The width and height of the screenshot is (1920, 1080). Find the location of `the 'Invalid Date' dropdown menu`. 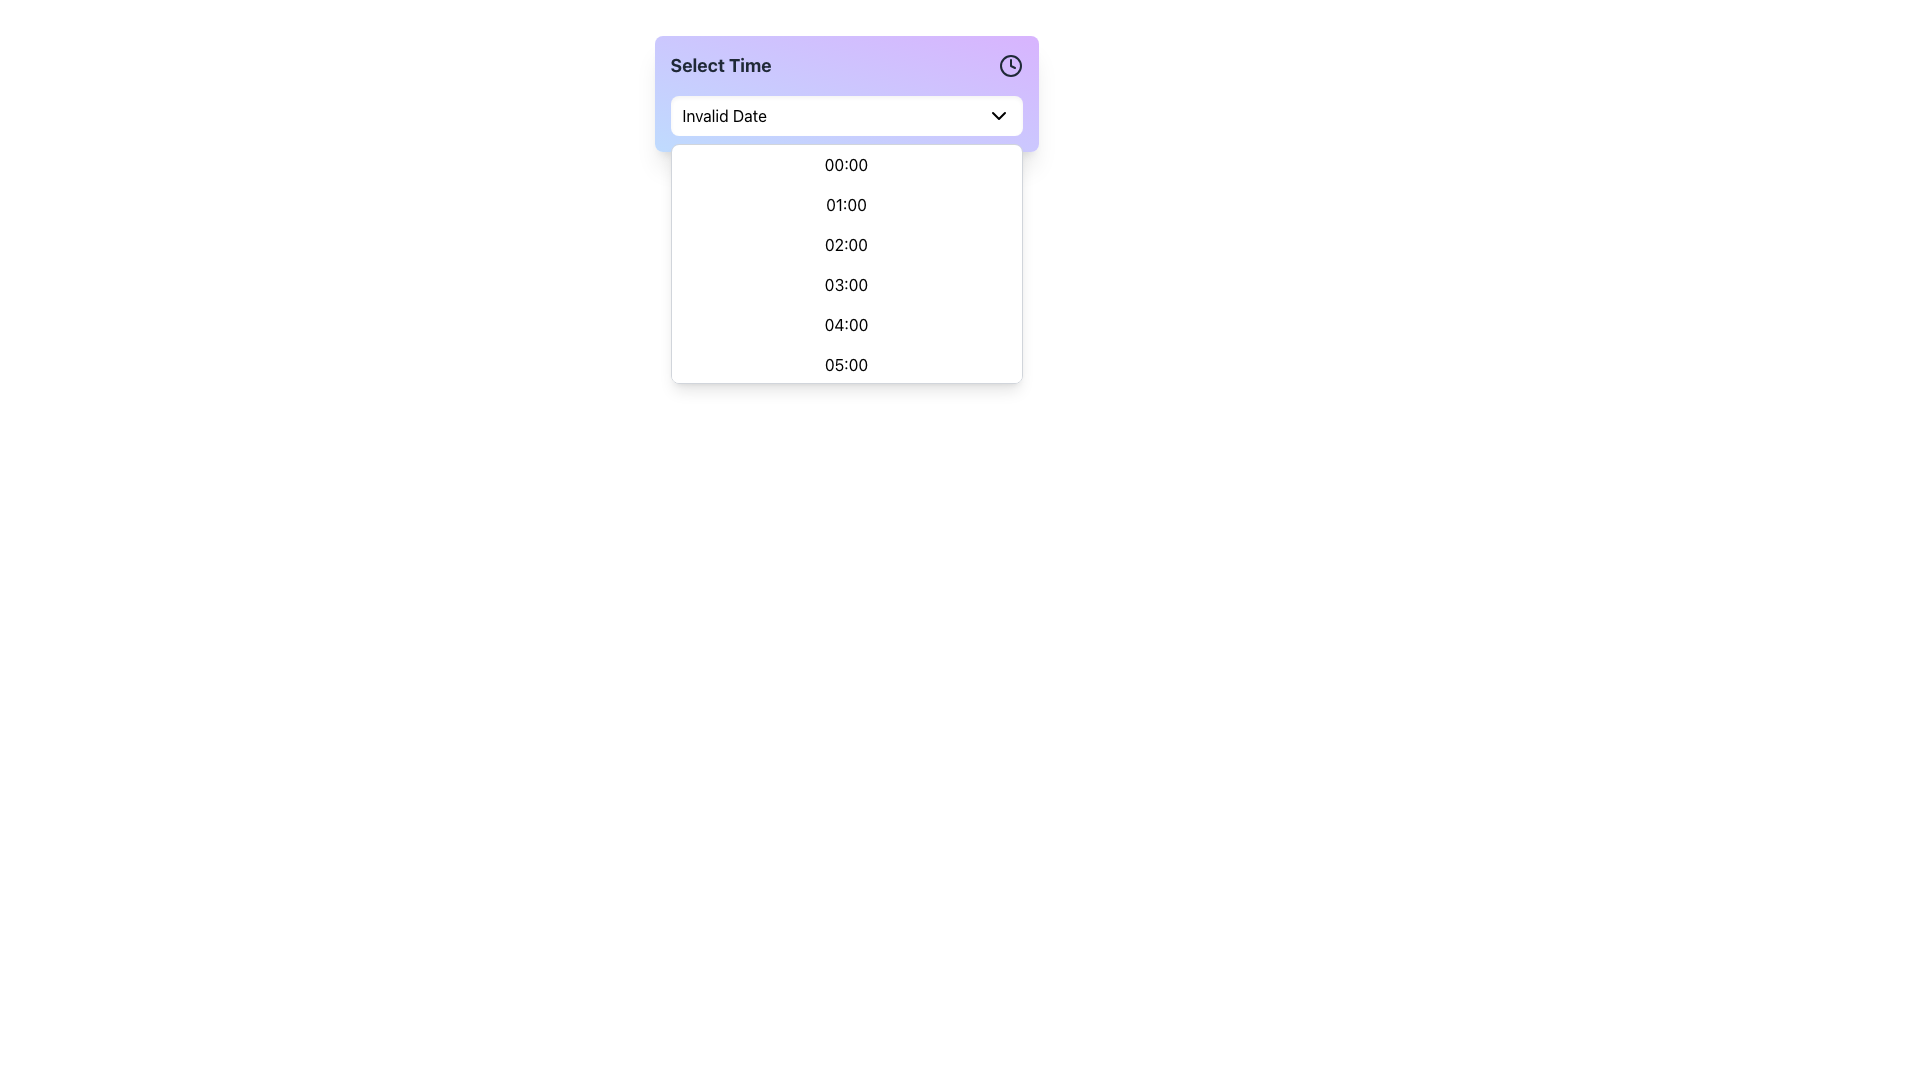

the 'Invalid Date' dropdown menu is located at coordinates (846, 115).